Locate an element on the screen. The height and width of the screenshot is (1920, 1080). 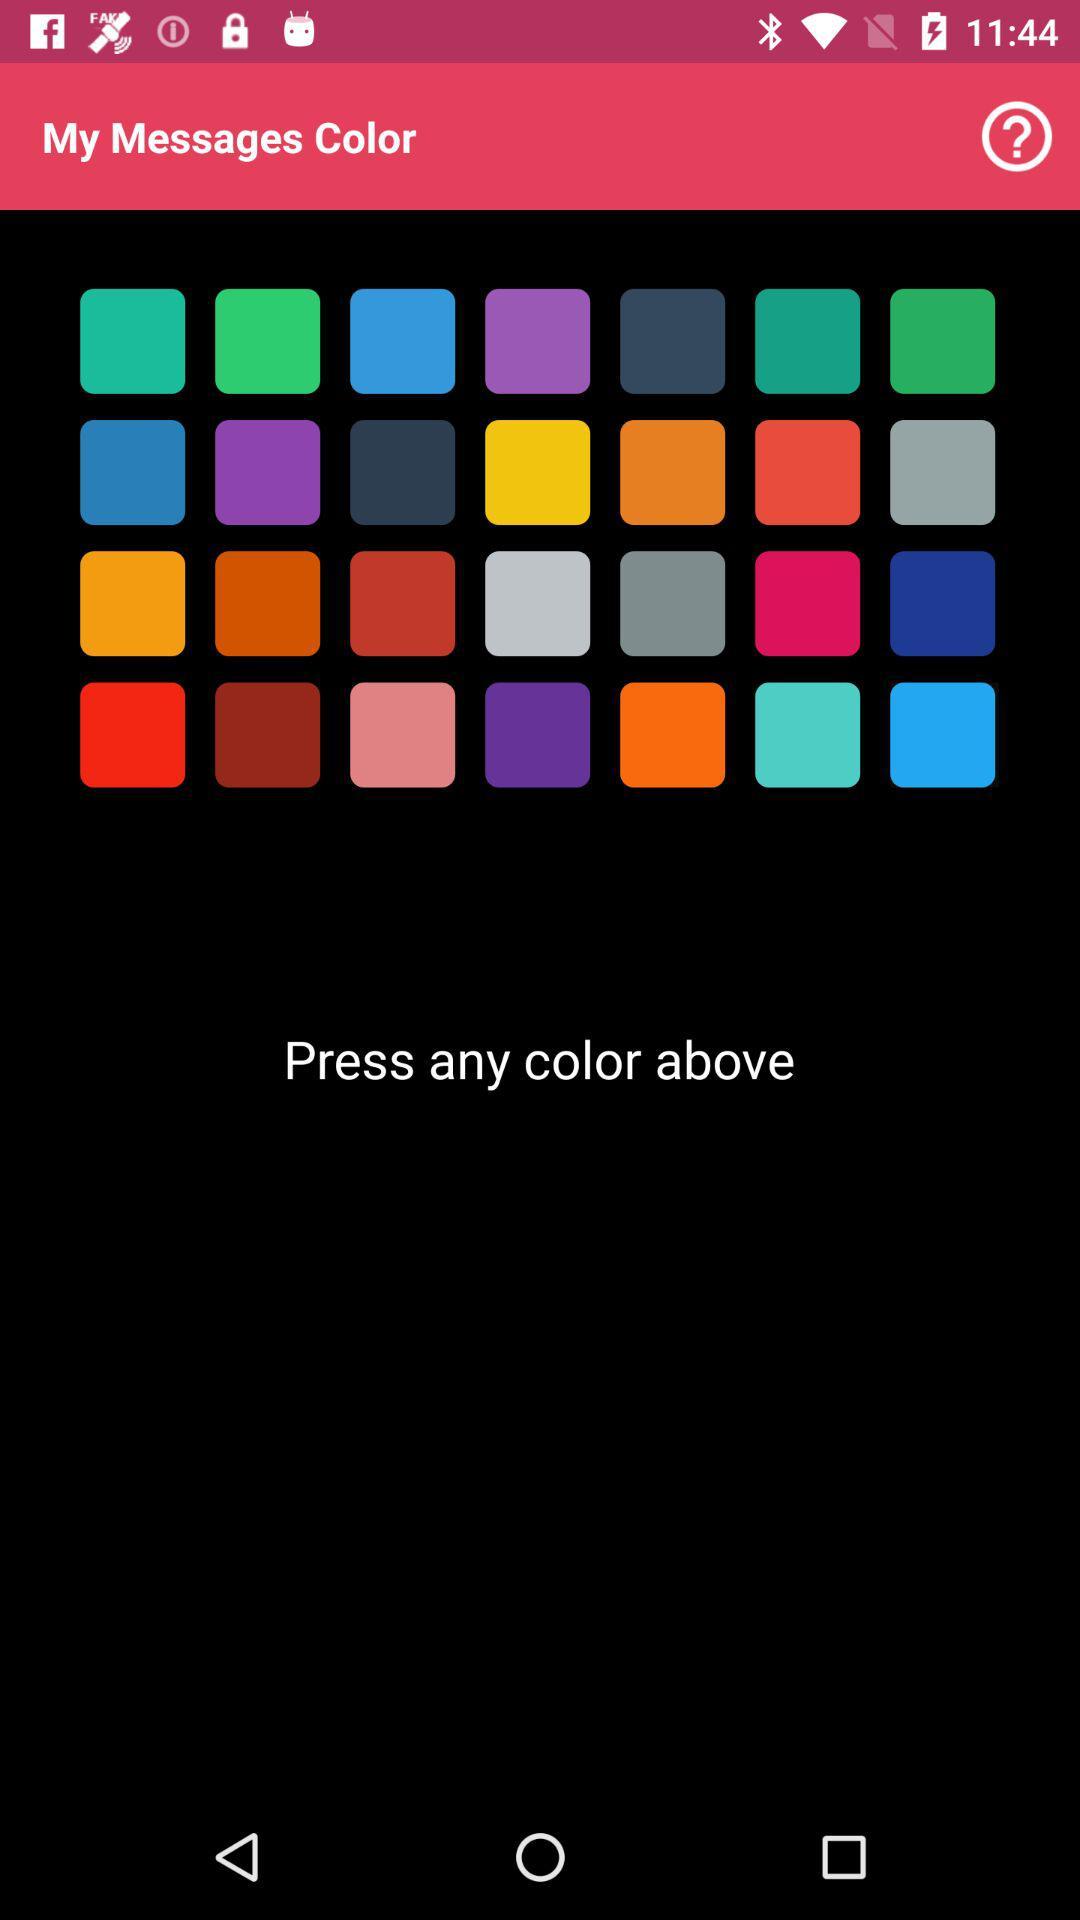
the first row seventh box is located at coordinates (942, 341).